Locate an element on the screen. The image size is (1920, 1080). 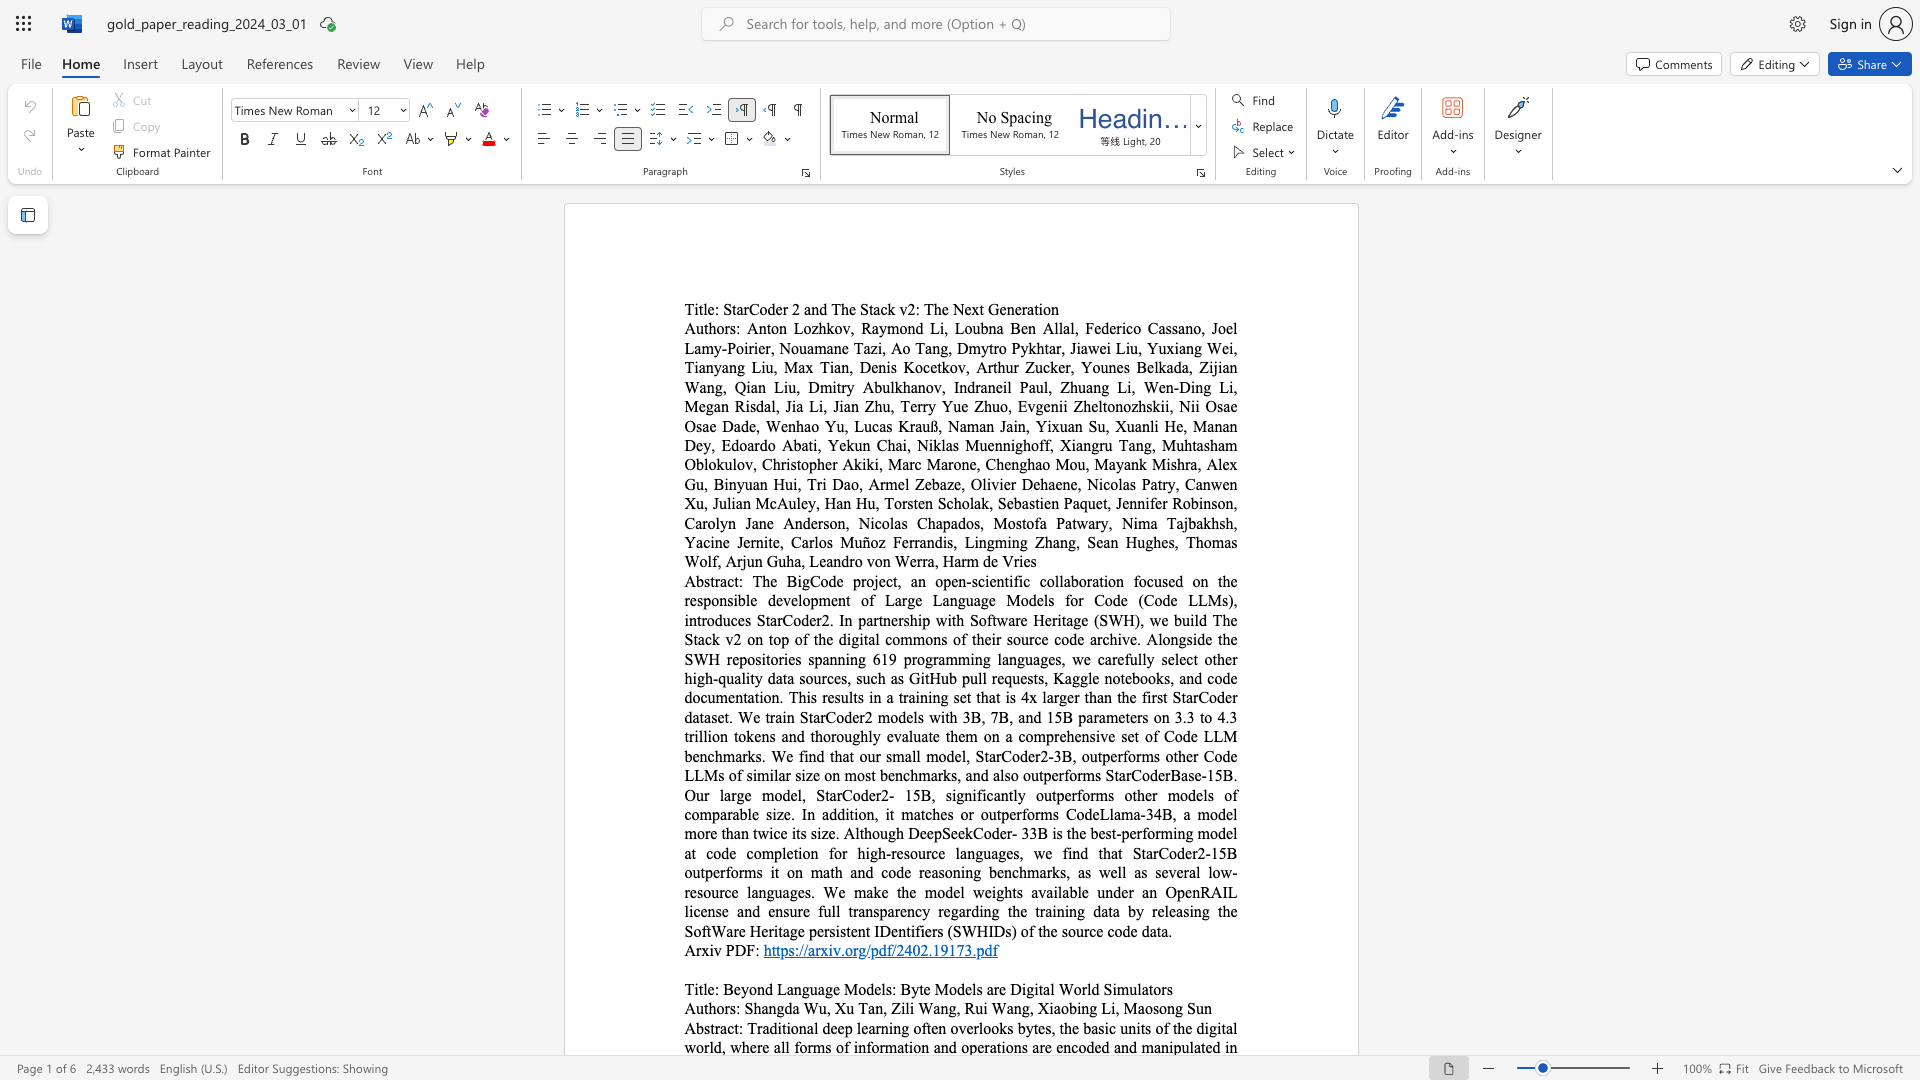
the subset text "rld Si" within the text "Beyond Language Models: Byte Models are Digital World Simulators" is located at coordinates (1080, 988).